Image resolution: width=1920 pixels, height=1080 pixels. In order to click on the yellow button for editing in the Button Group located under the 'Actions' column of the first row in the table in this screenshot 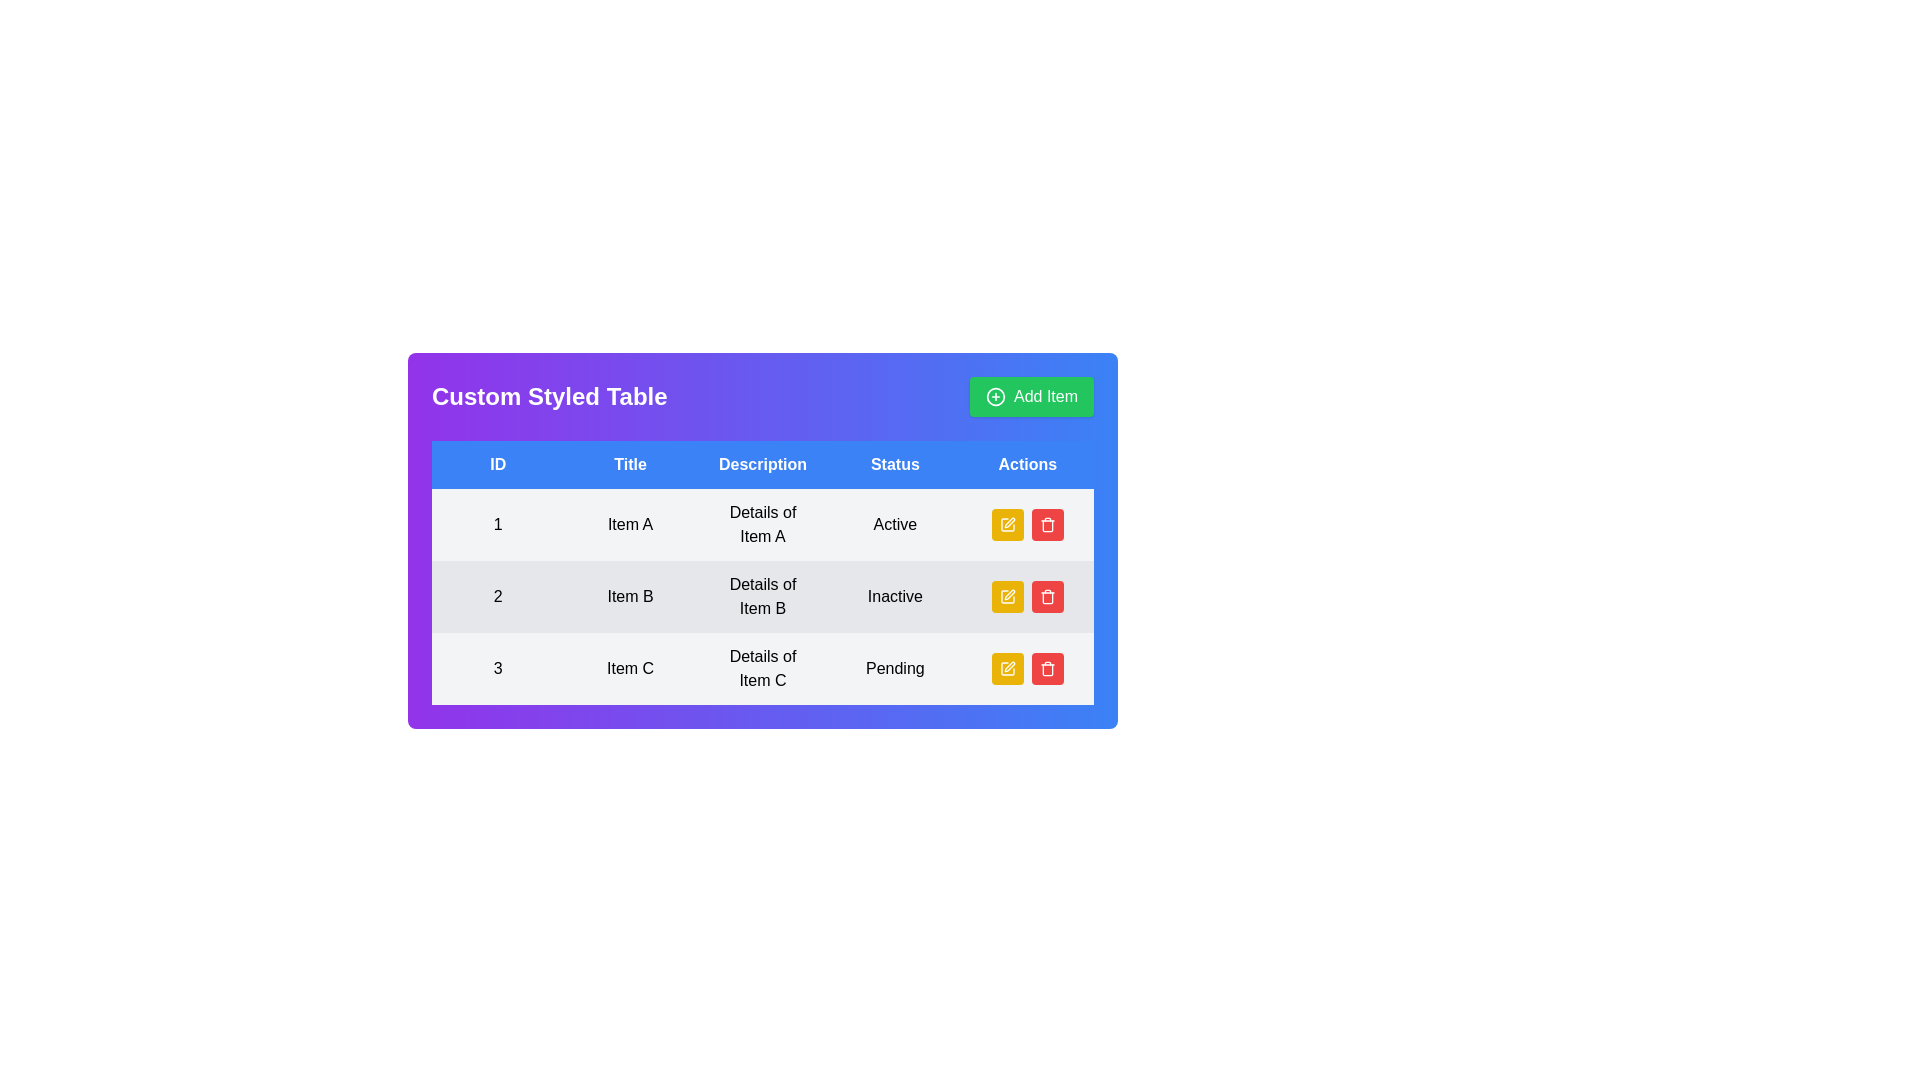, I will do `click(1027, 523)`.